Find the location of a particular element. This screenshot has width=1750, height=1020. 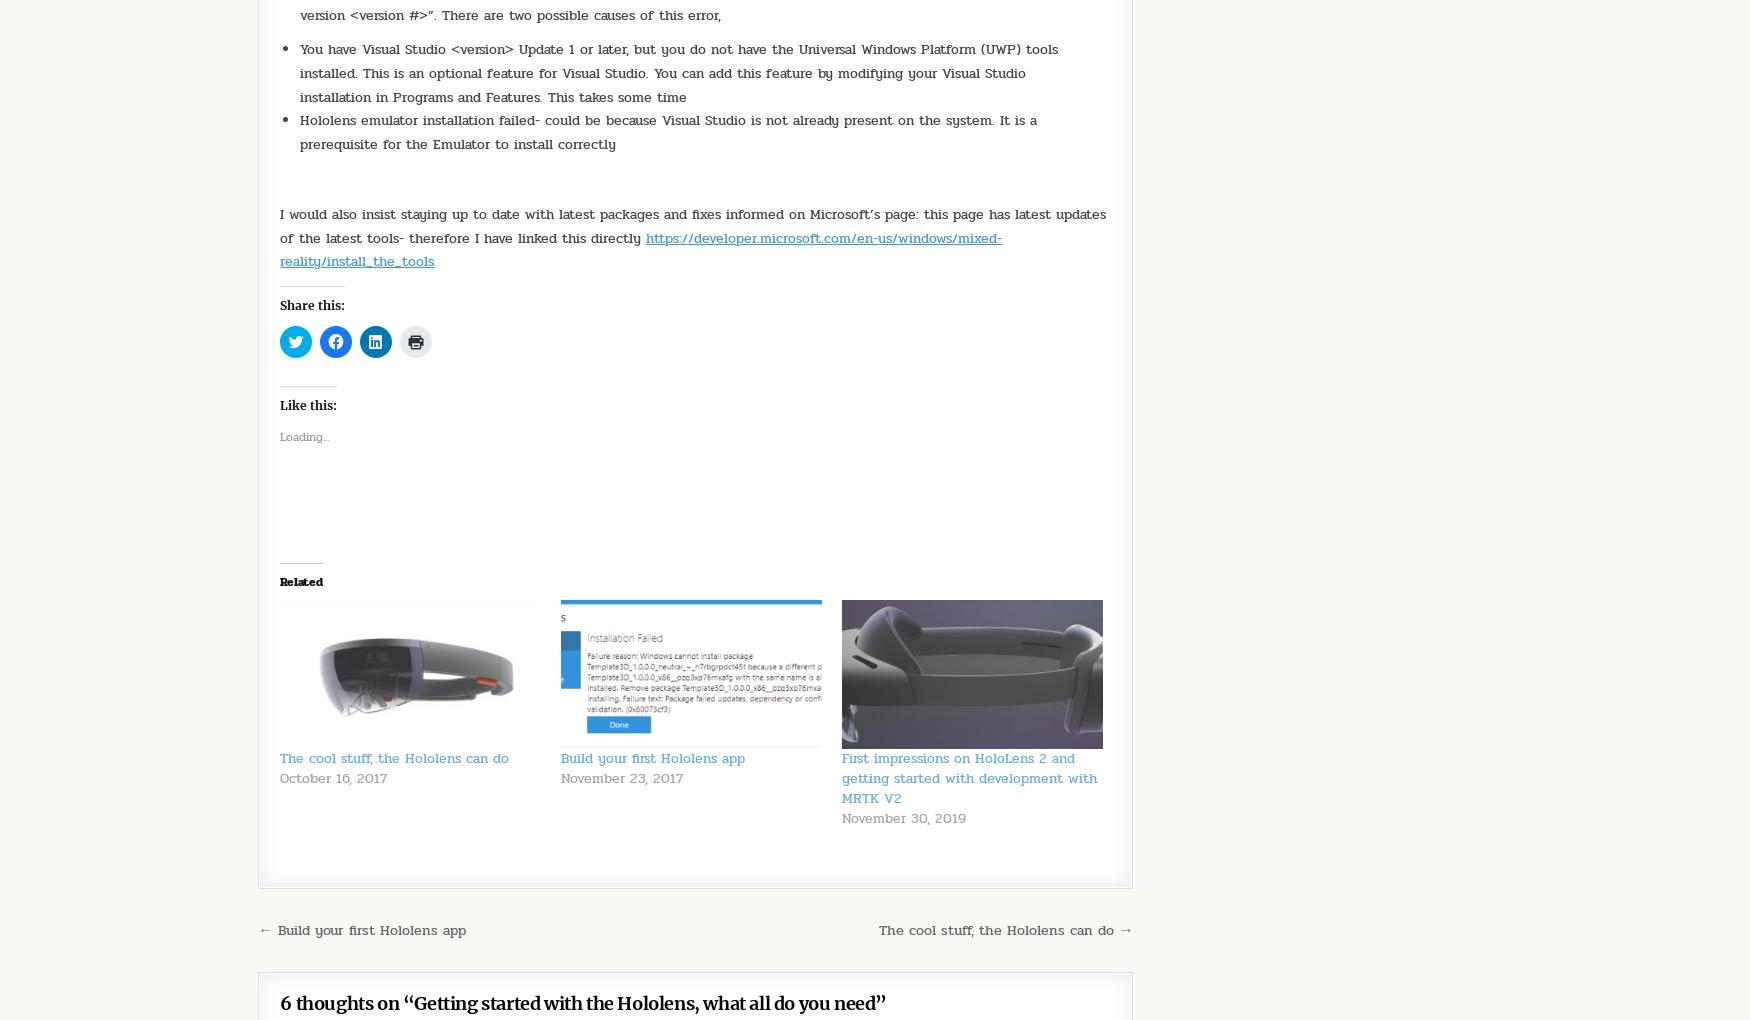

'Like this:' is located at coordinates (307, 404).